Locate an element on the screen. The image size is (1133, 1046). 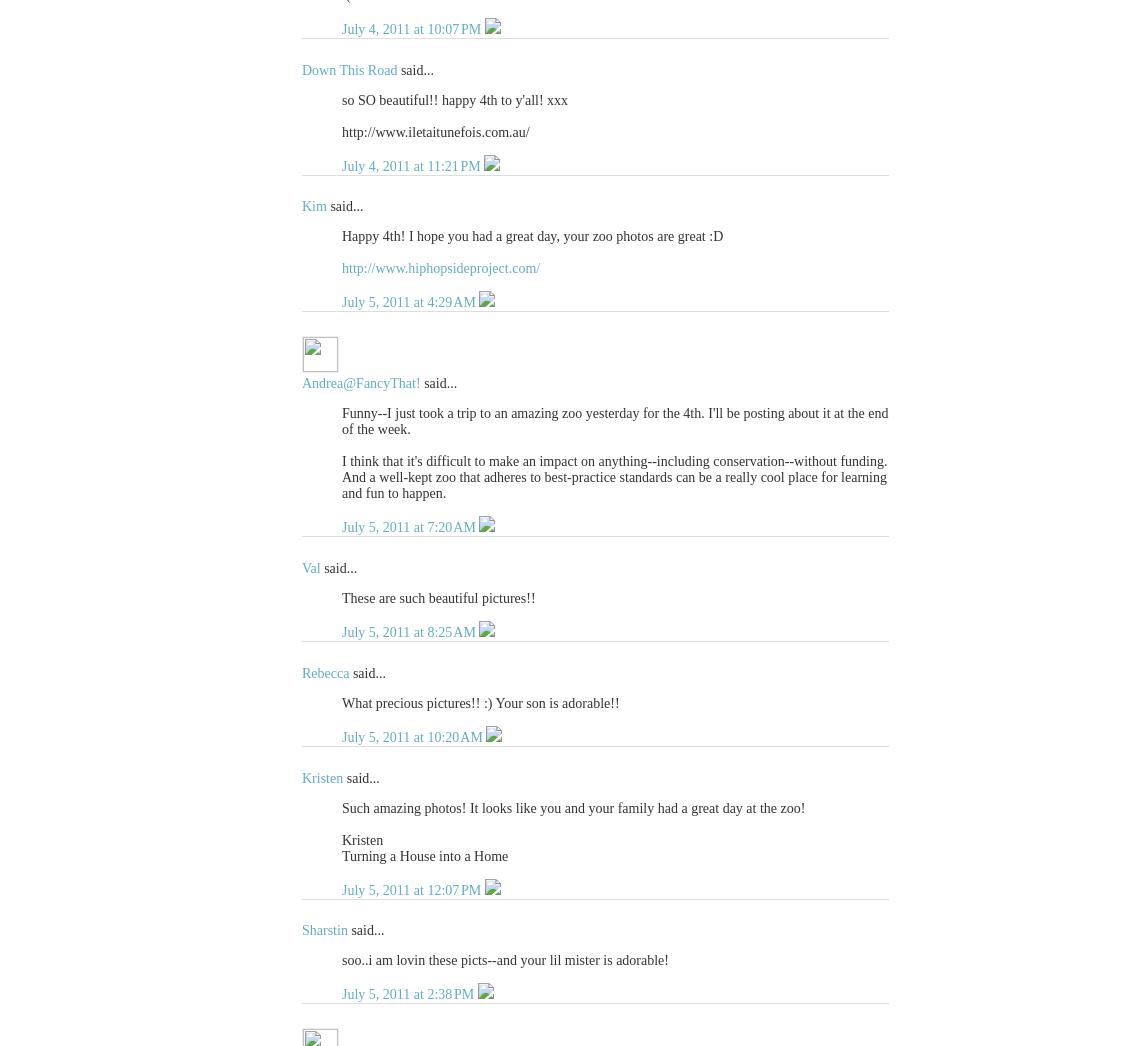
'Turning a House into a Home' is located at coordinates (424, 854).